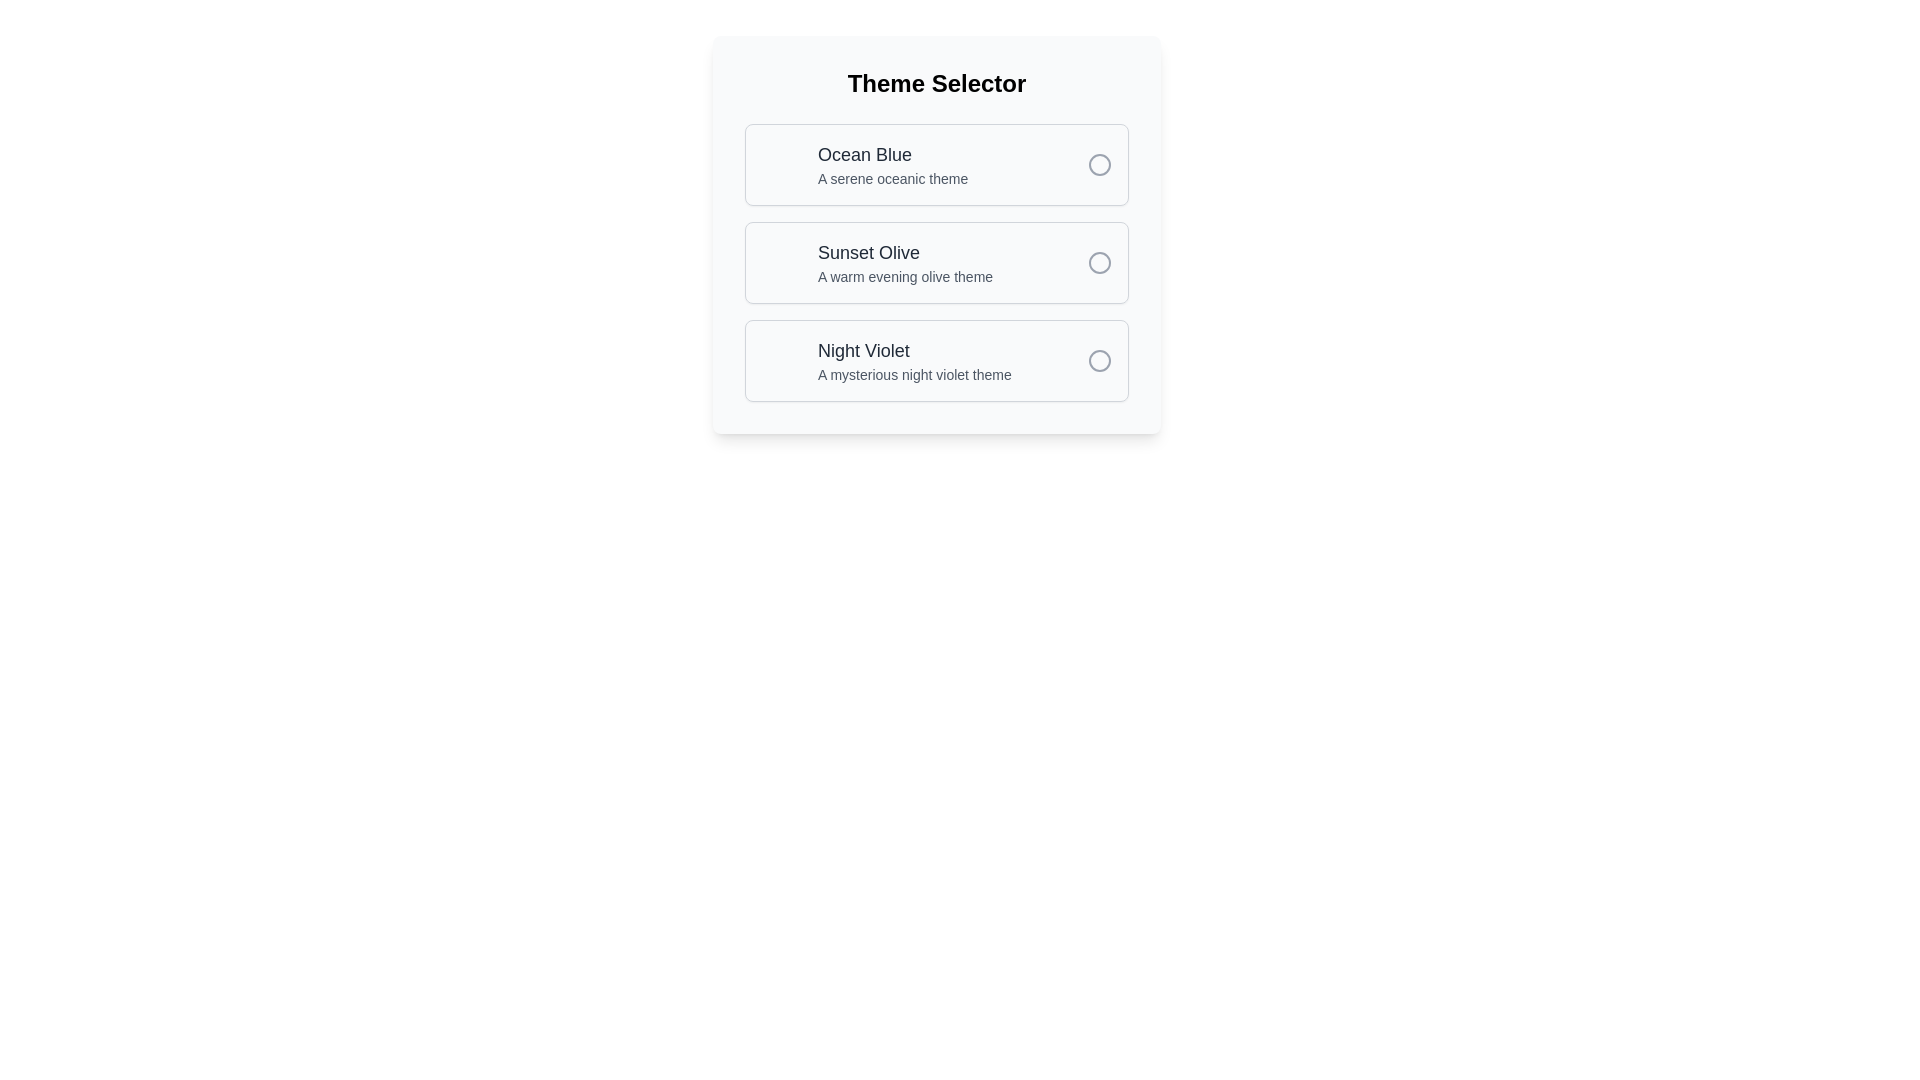 The height and width of the screenshot is (1080, 1920). Describe the element at coordinates (935, 261) in the screenshot. I see `the selectable theme option labeled 'Sunset Olive'` at that location.